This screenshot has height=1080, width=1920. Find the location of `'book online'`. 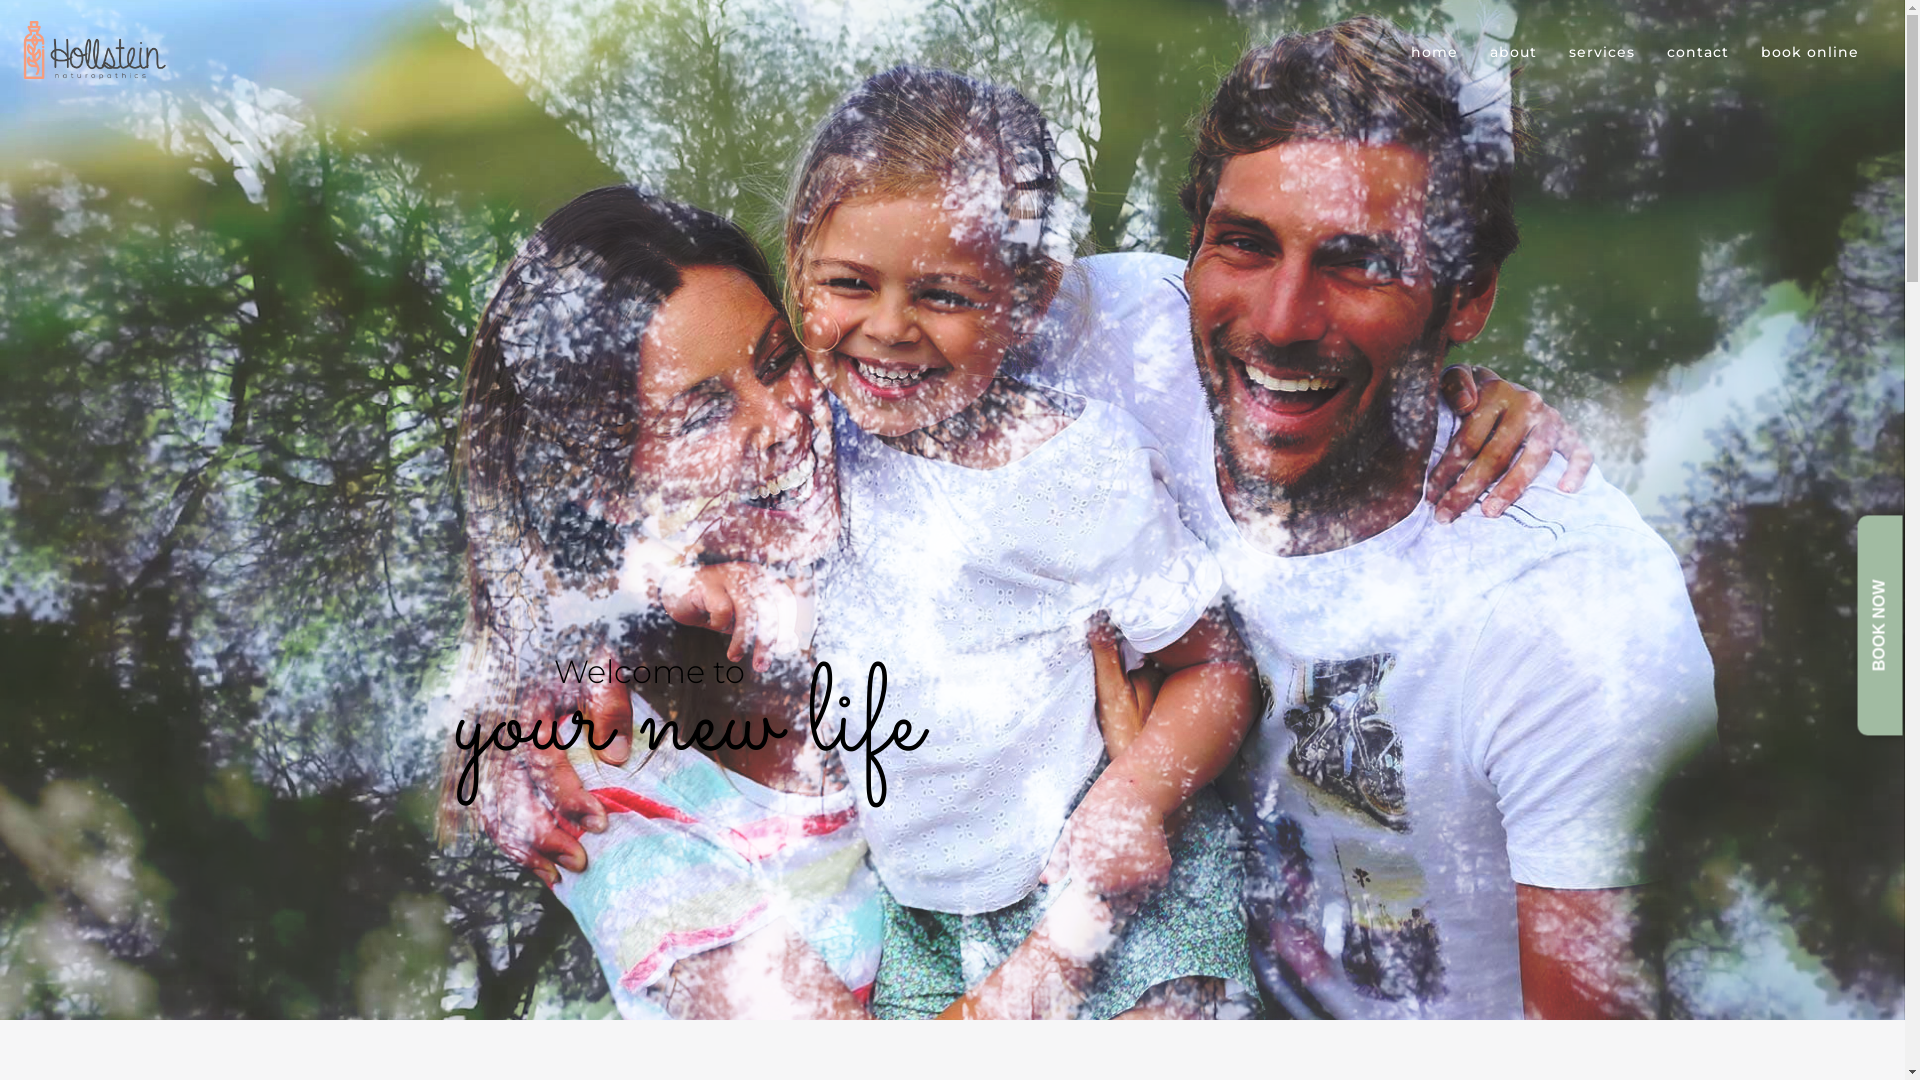

'book online' is located at coordinates (1809, 49).